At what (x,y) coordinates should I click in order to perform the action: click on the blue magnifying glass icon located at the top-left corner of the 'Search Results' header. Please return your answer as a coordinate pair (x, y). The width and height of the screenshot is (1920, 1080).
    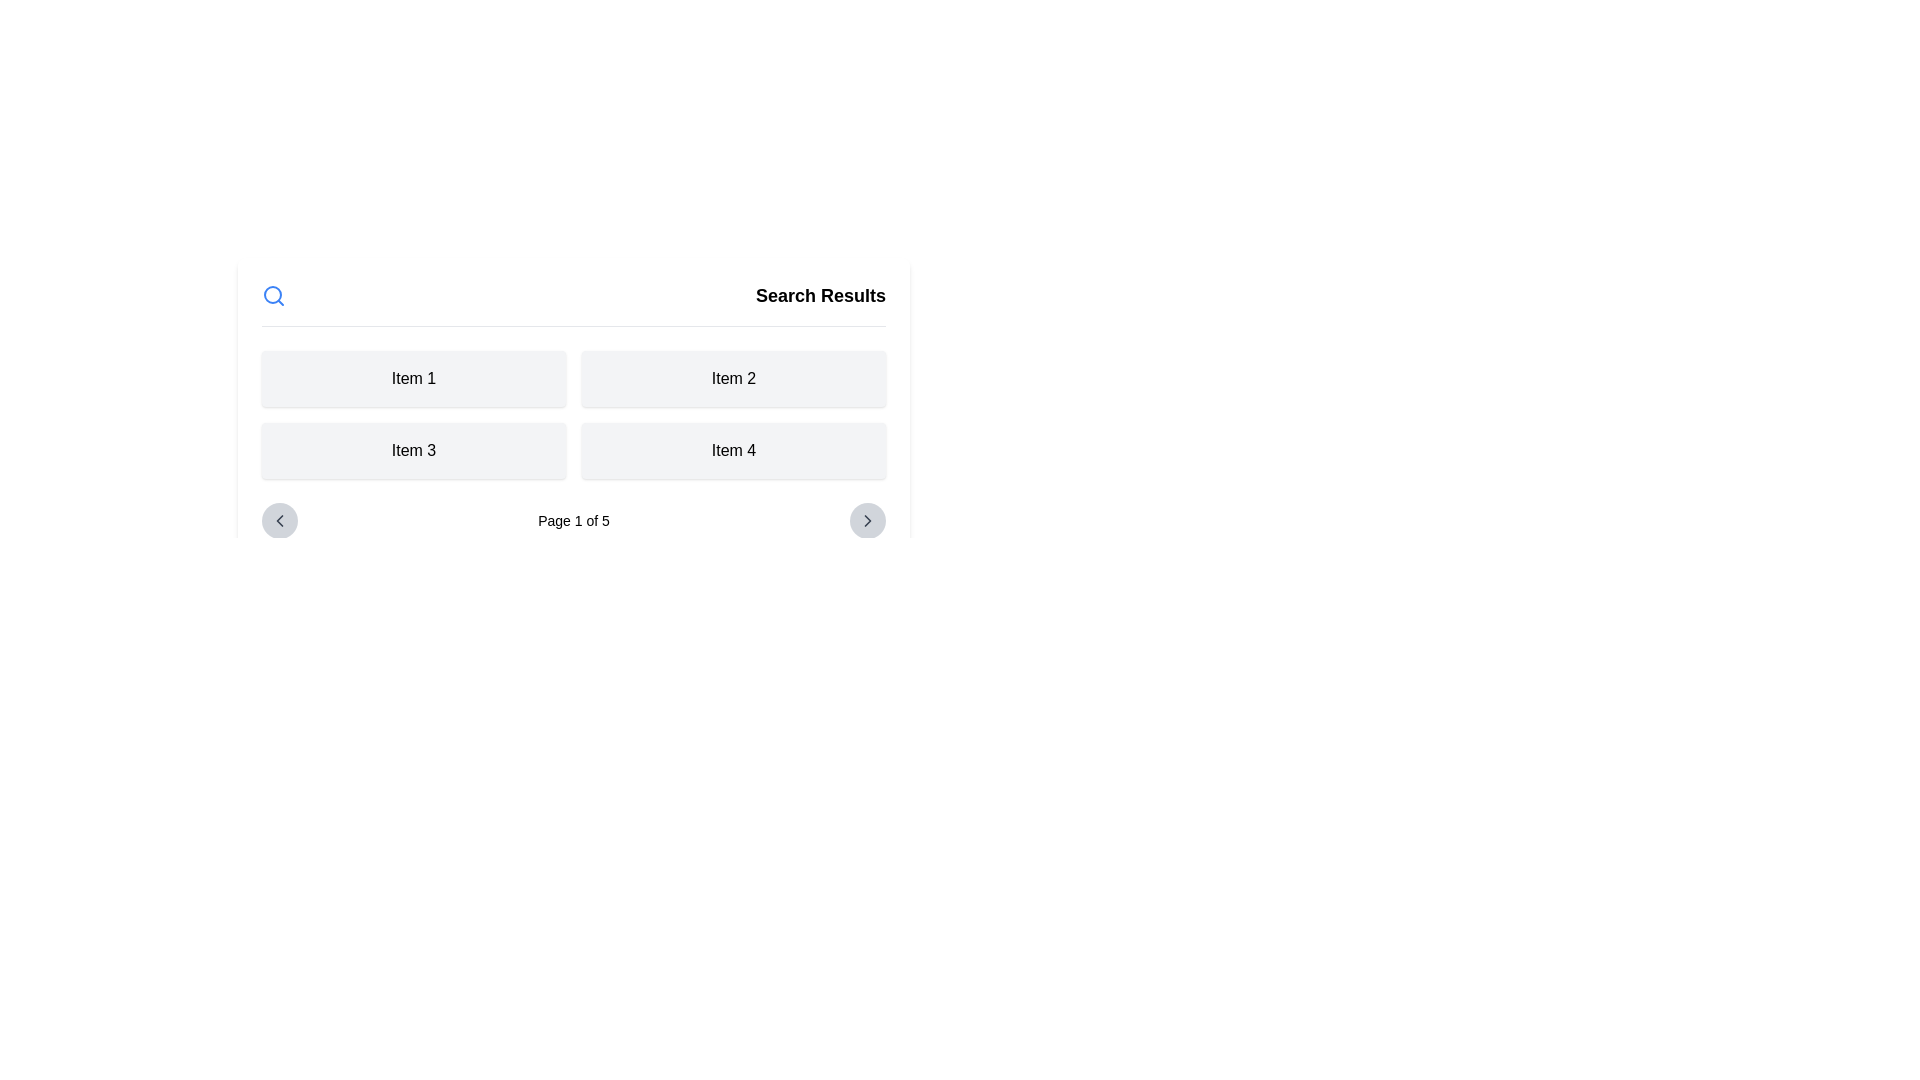
    Looking at the image, I should click on (272, 296).